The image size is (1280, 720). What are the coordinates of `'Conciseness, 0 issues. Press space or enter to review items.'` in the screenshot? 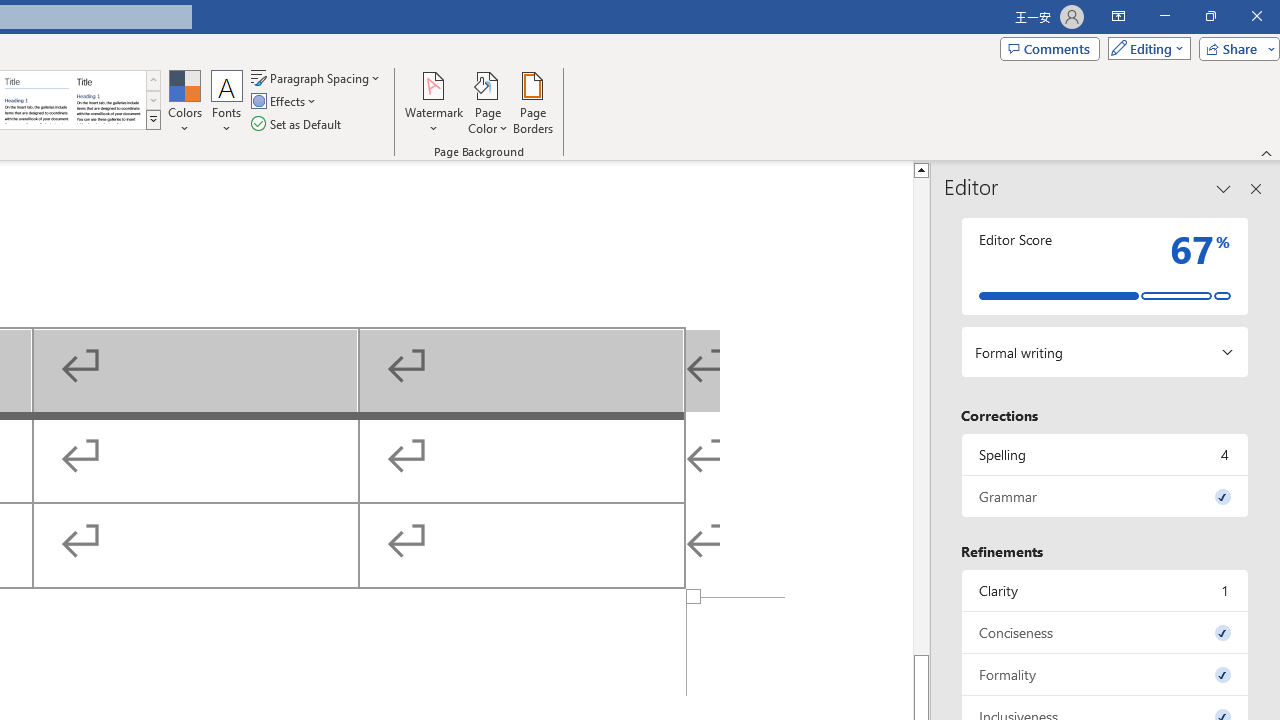 It's located at (1104, 632).